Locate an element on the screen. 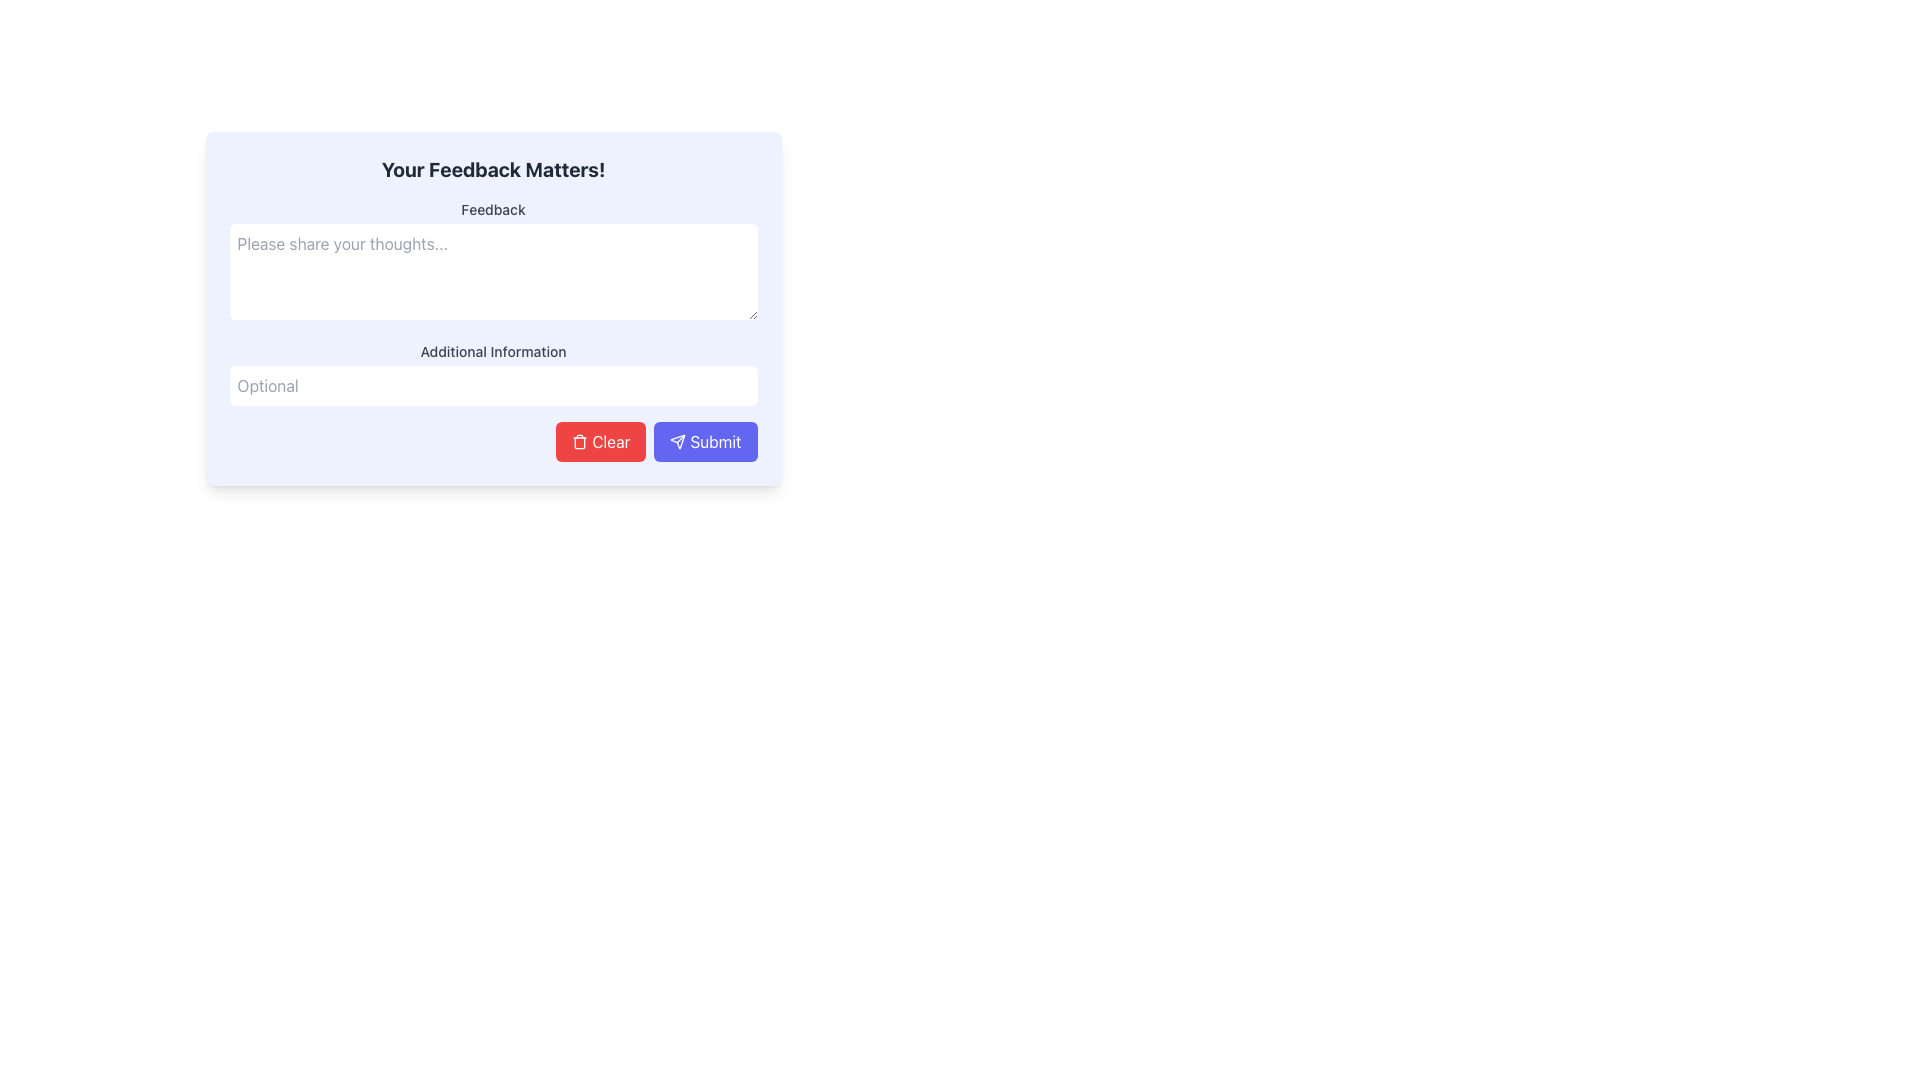  the red 'Clear' button with a trash can icon to observe its hover effect is located at coordinates (600, 441).